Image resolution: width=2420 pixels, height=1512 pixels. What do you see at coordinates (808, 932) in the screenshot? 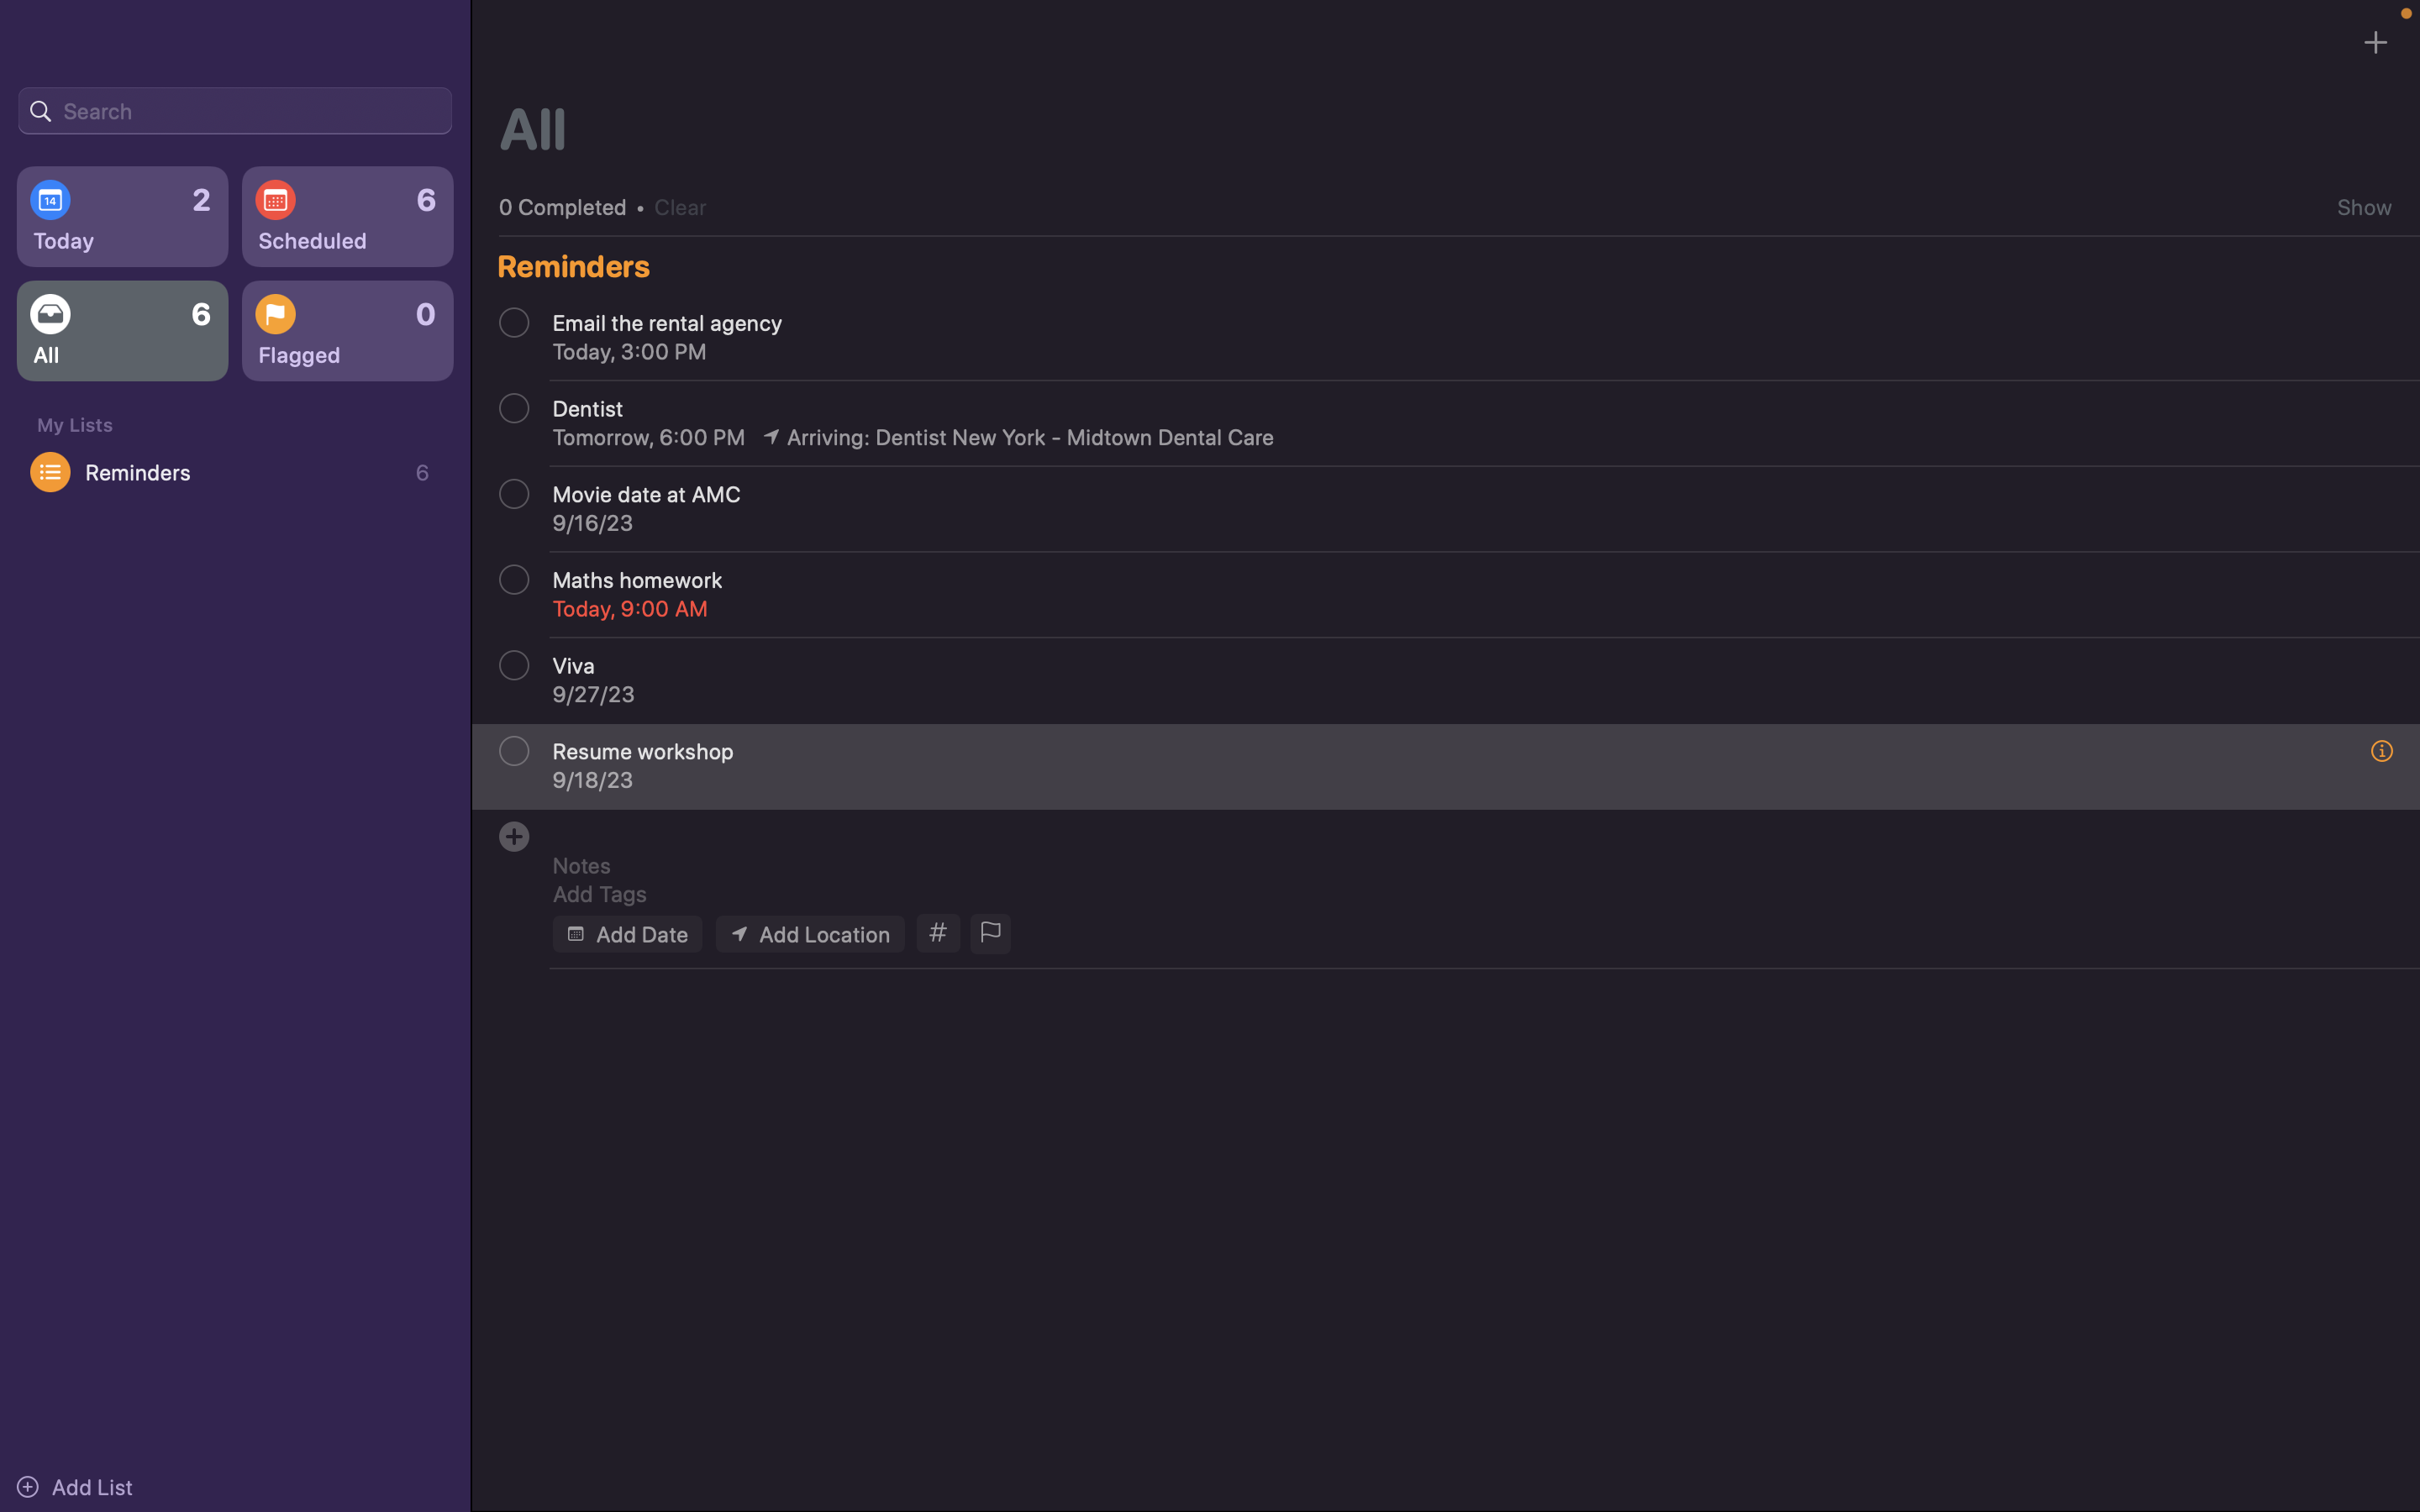
I see `Input "Zoom meeting" into the location field` at bounding box center [808, 932].